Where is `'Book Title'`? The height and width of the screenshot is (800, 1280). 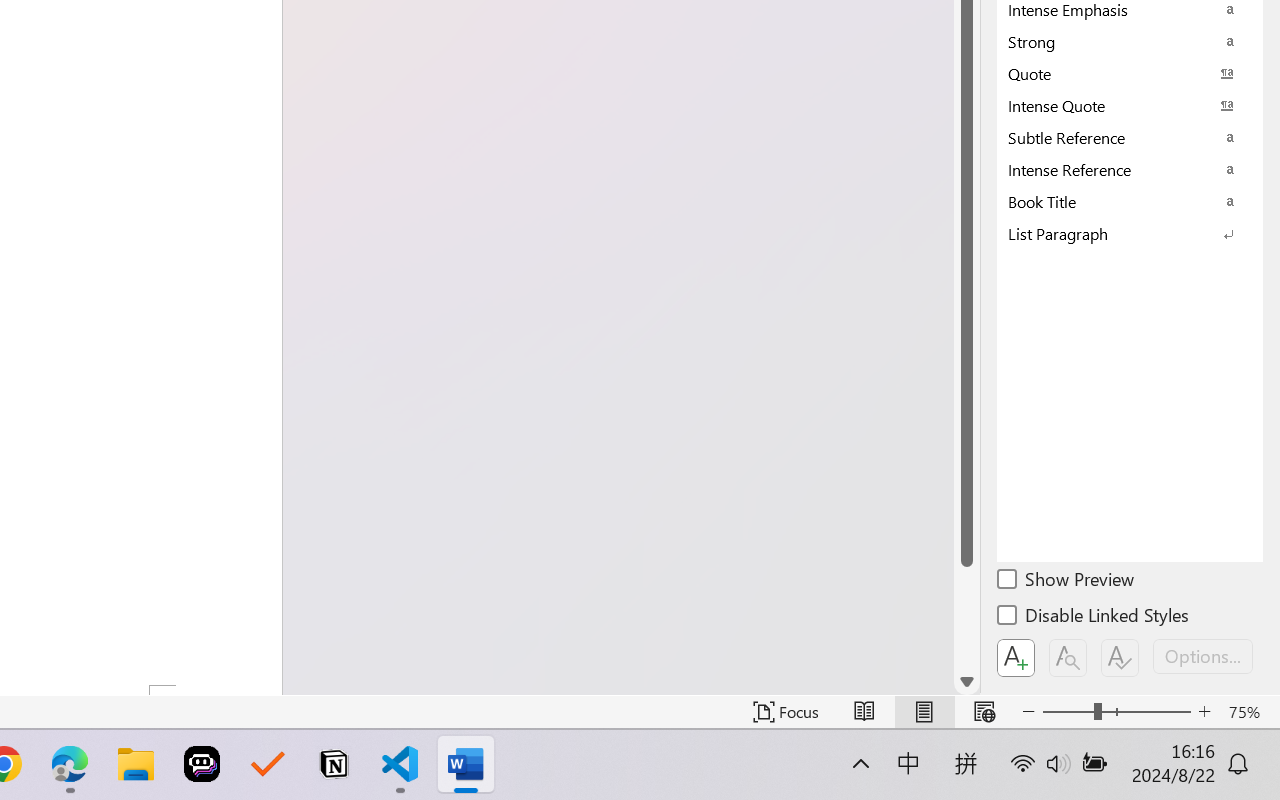
'Book Title' is located at coordinates (1130, 201).